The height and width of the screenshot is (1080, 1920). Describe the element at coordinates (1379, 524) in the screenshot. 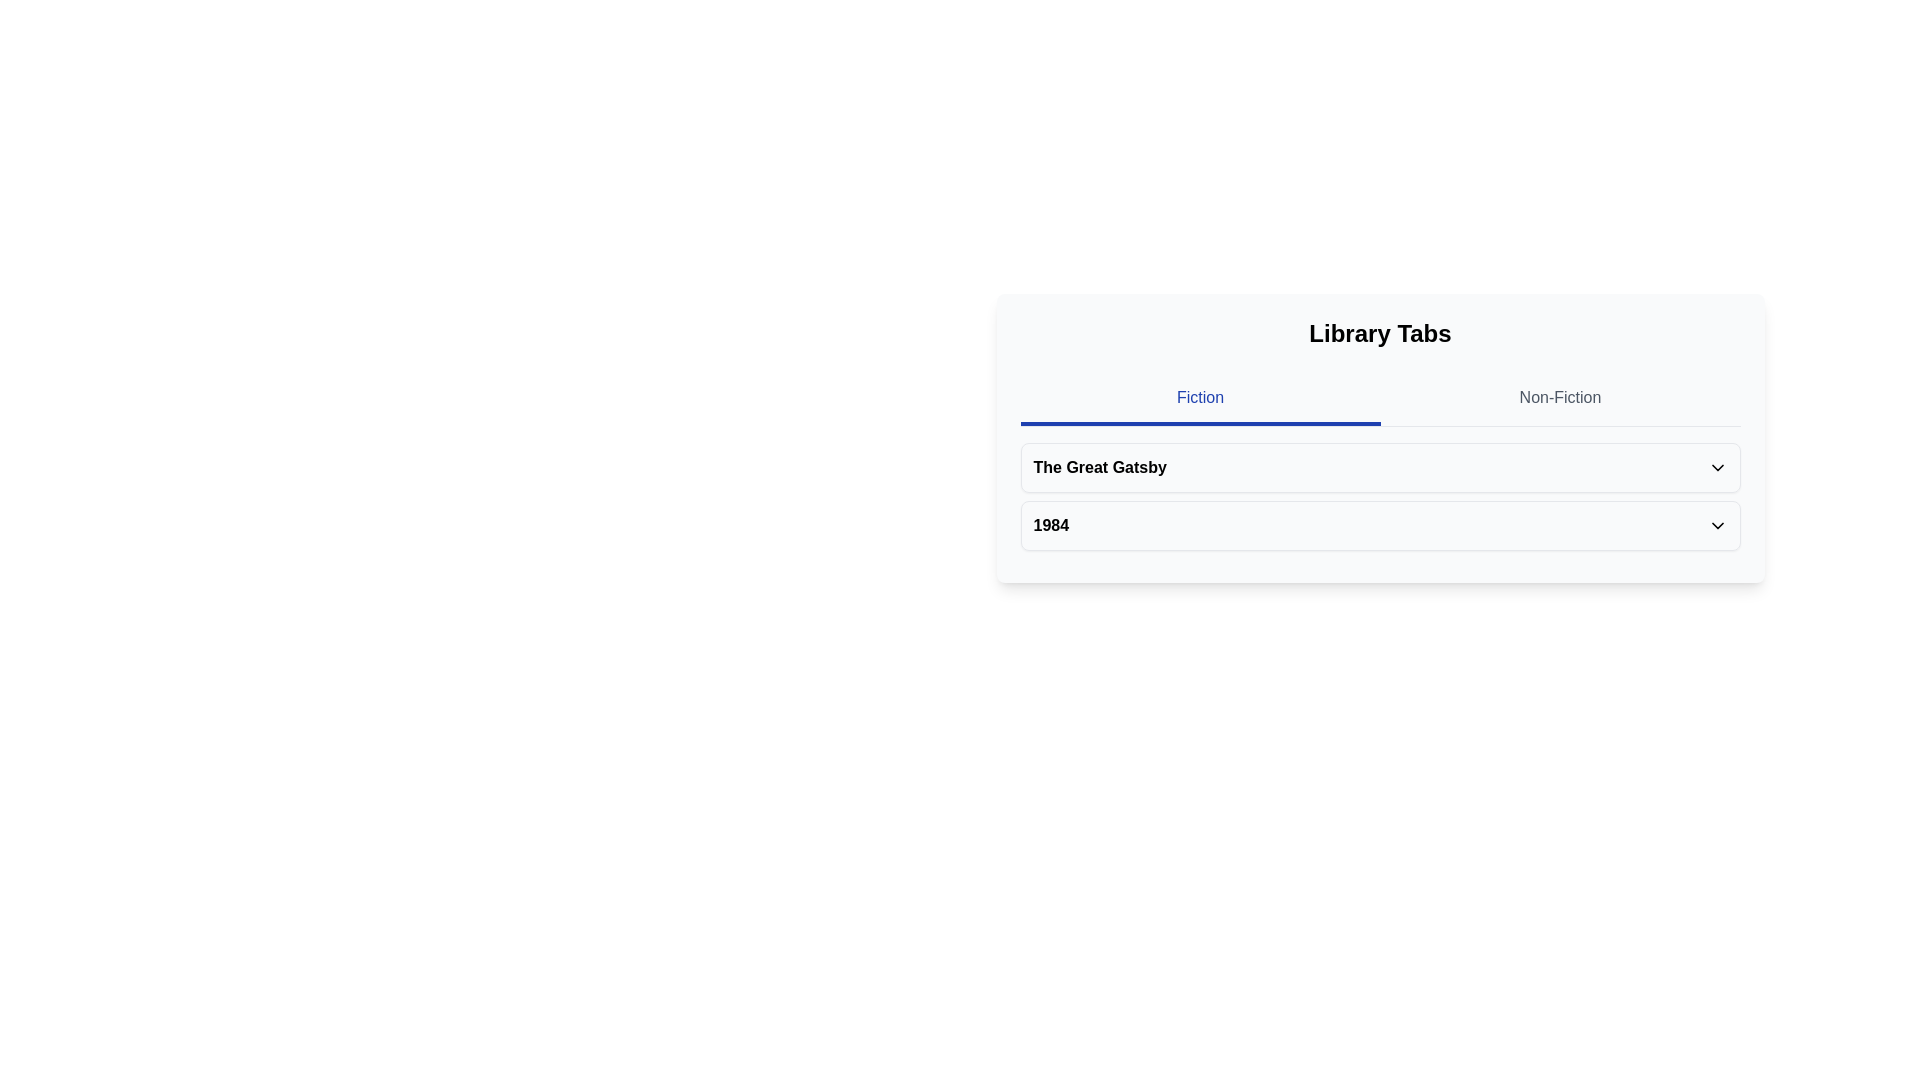

I see `the dropdown selection option under the title 'The Great Gatsby'` at that location.